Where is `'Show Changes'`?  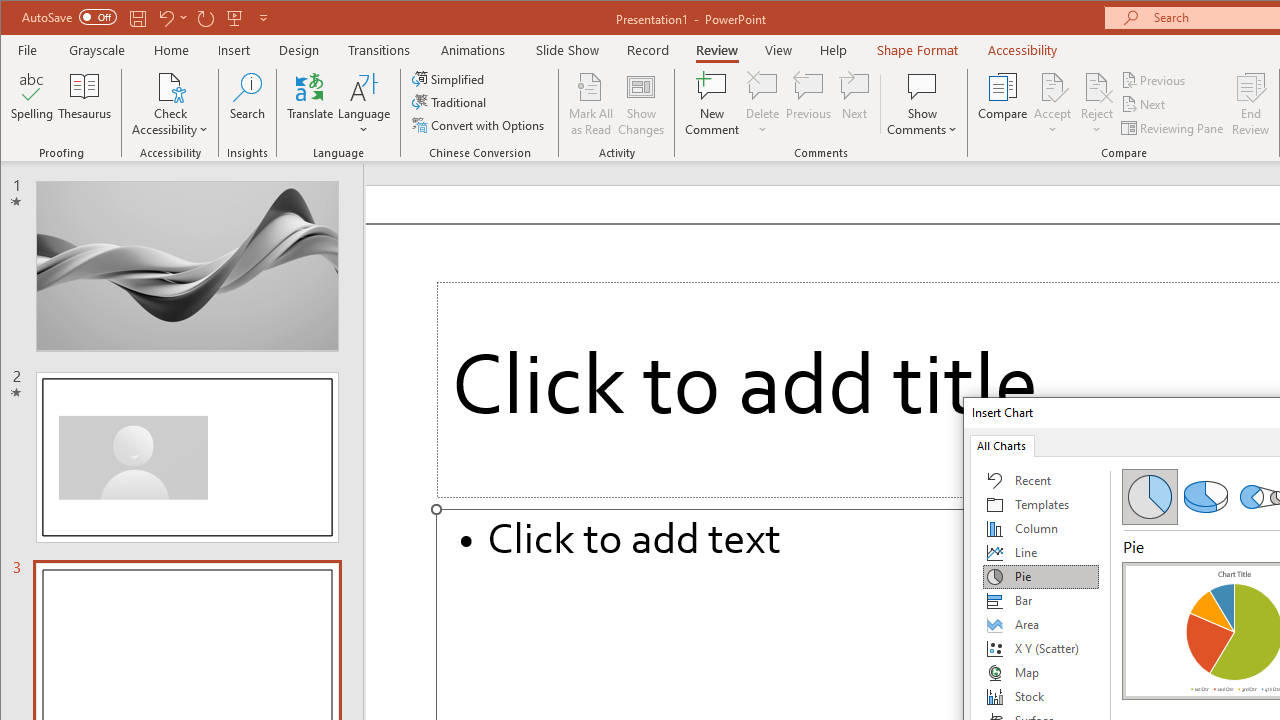 'Show Changes' is located at coordinates (641, 104).